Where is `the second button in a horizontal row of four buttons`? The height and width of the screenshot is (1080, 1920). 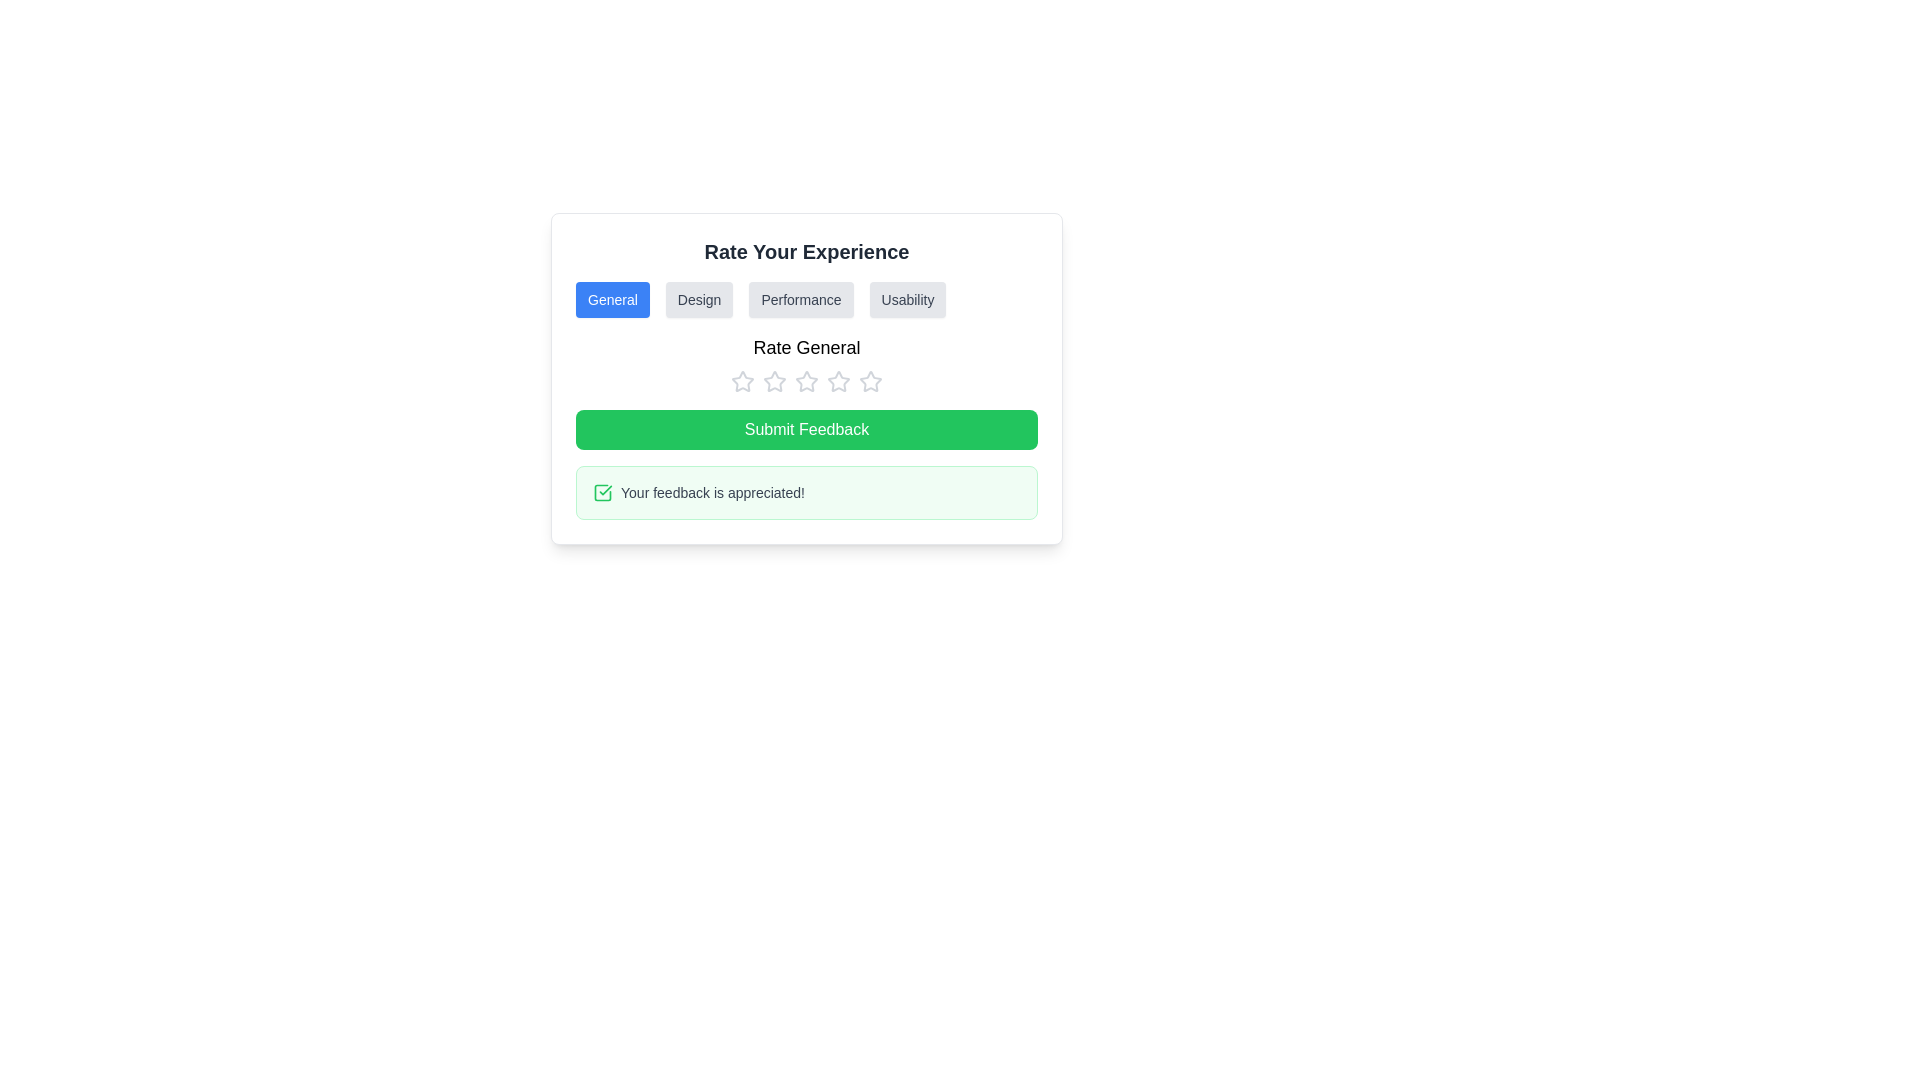
the second button in a horizontal row of four buttons is located at coordinates (699, 300).